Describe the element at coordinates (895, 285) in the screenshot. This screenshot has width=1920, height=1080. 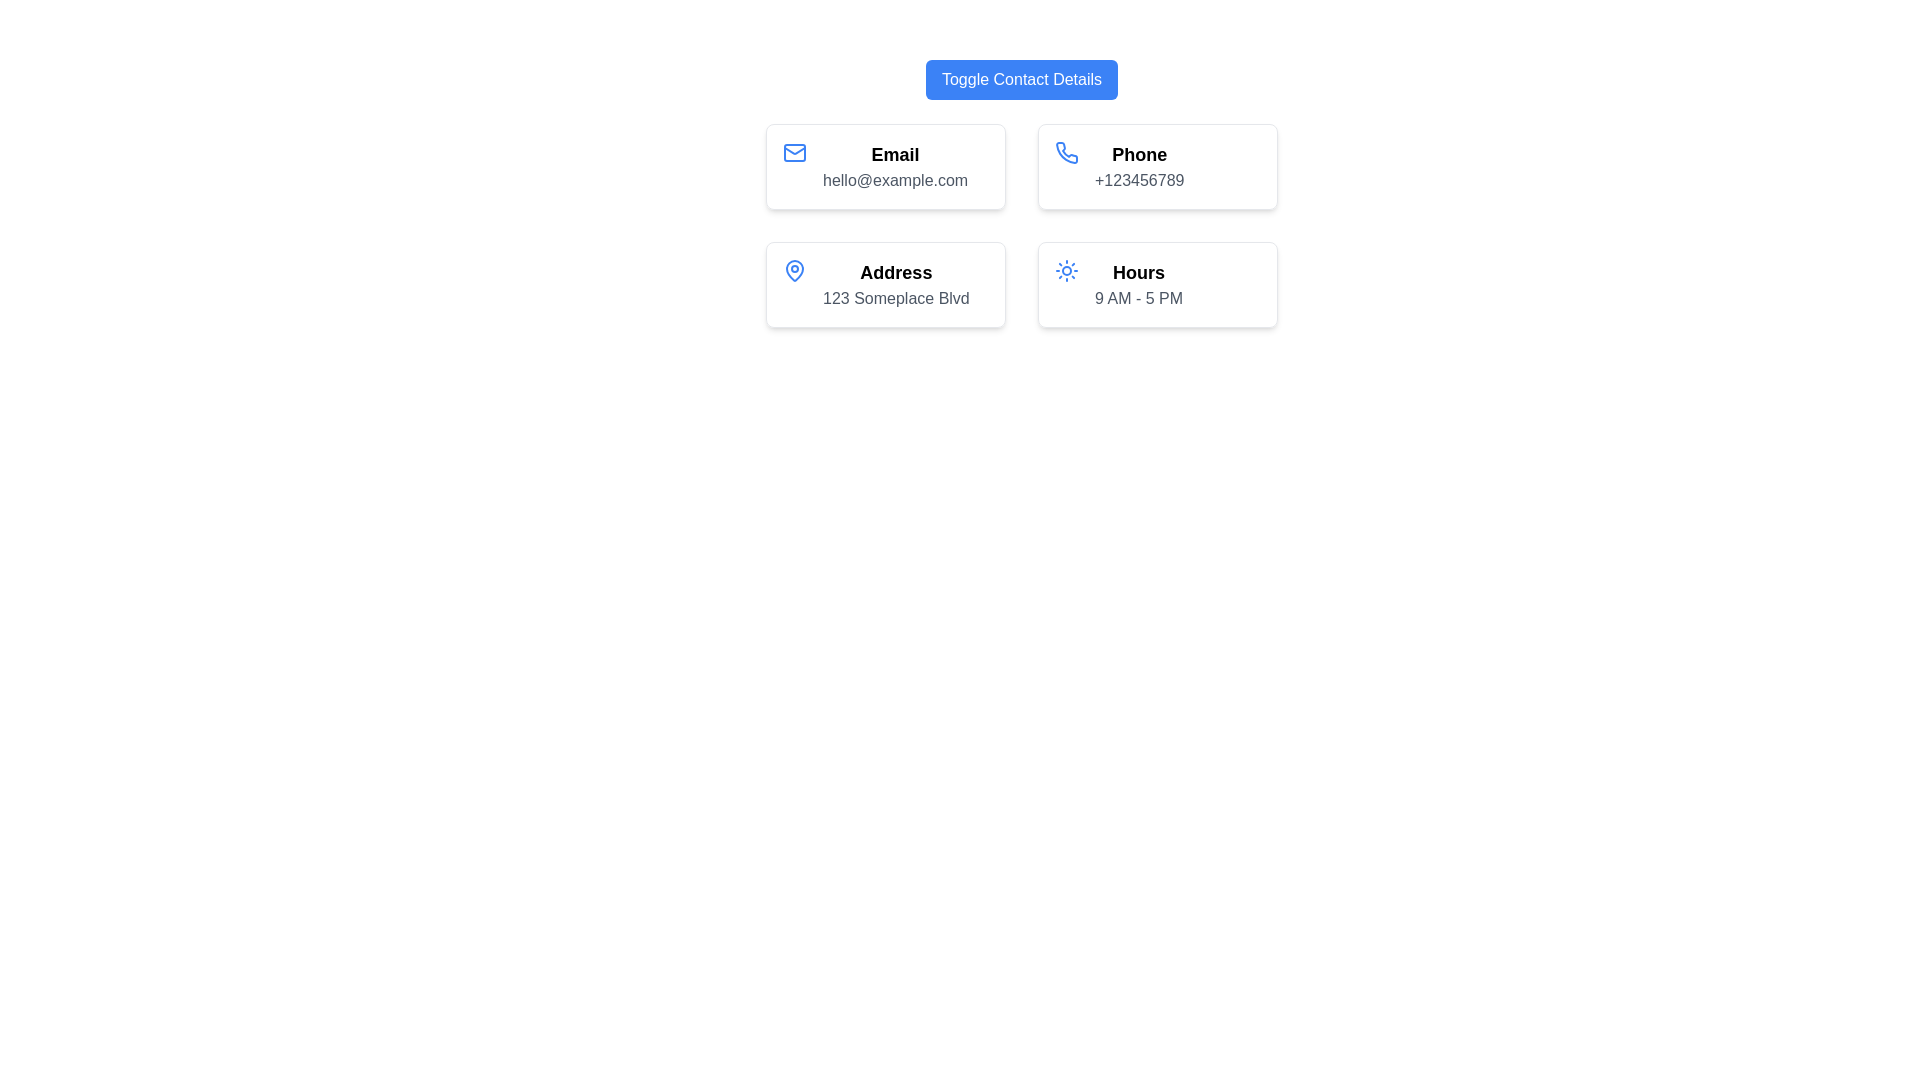
I see `the address summary text block located in the lower-left quadrant of a 2x2 grid of cards, specifically the second card in the first row` at that location.